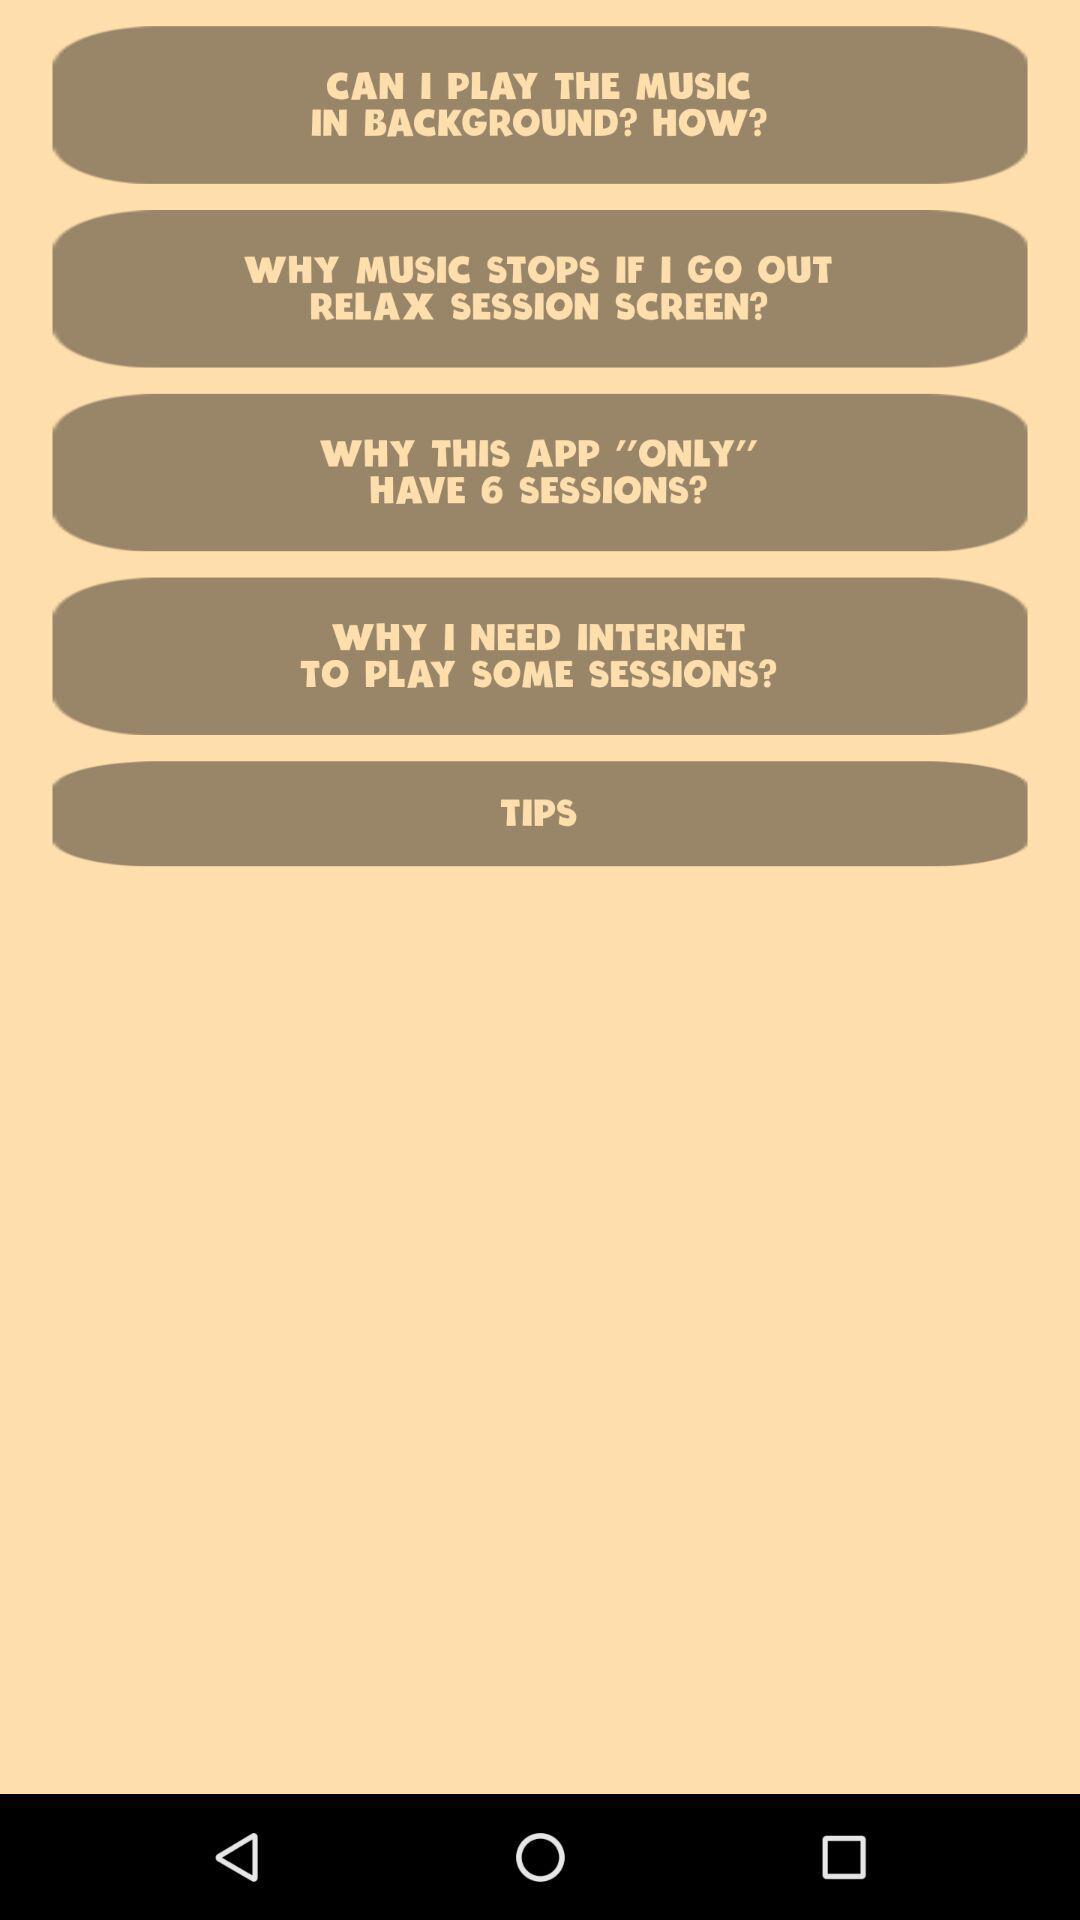 Image resolution: width=1080 pixels, height=1920 pixels. What do you see at coordinates (540, 287) in the screenshot?
I see `the item below the can i play item` at bounding box center [540, 287].